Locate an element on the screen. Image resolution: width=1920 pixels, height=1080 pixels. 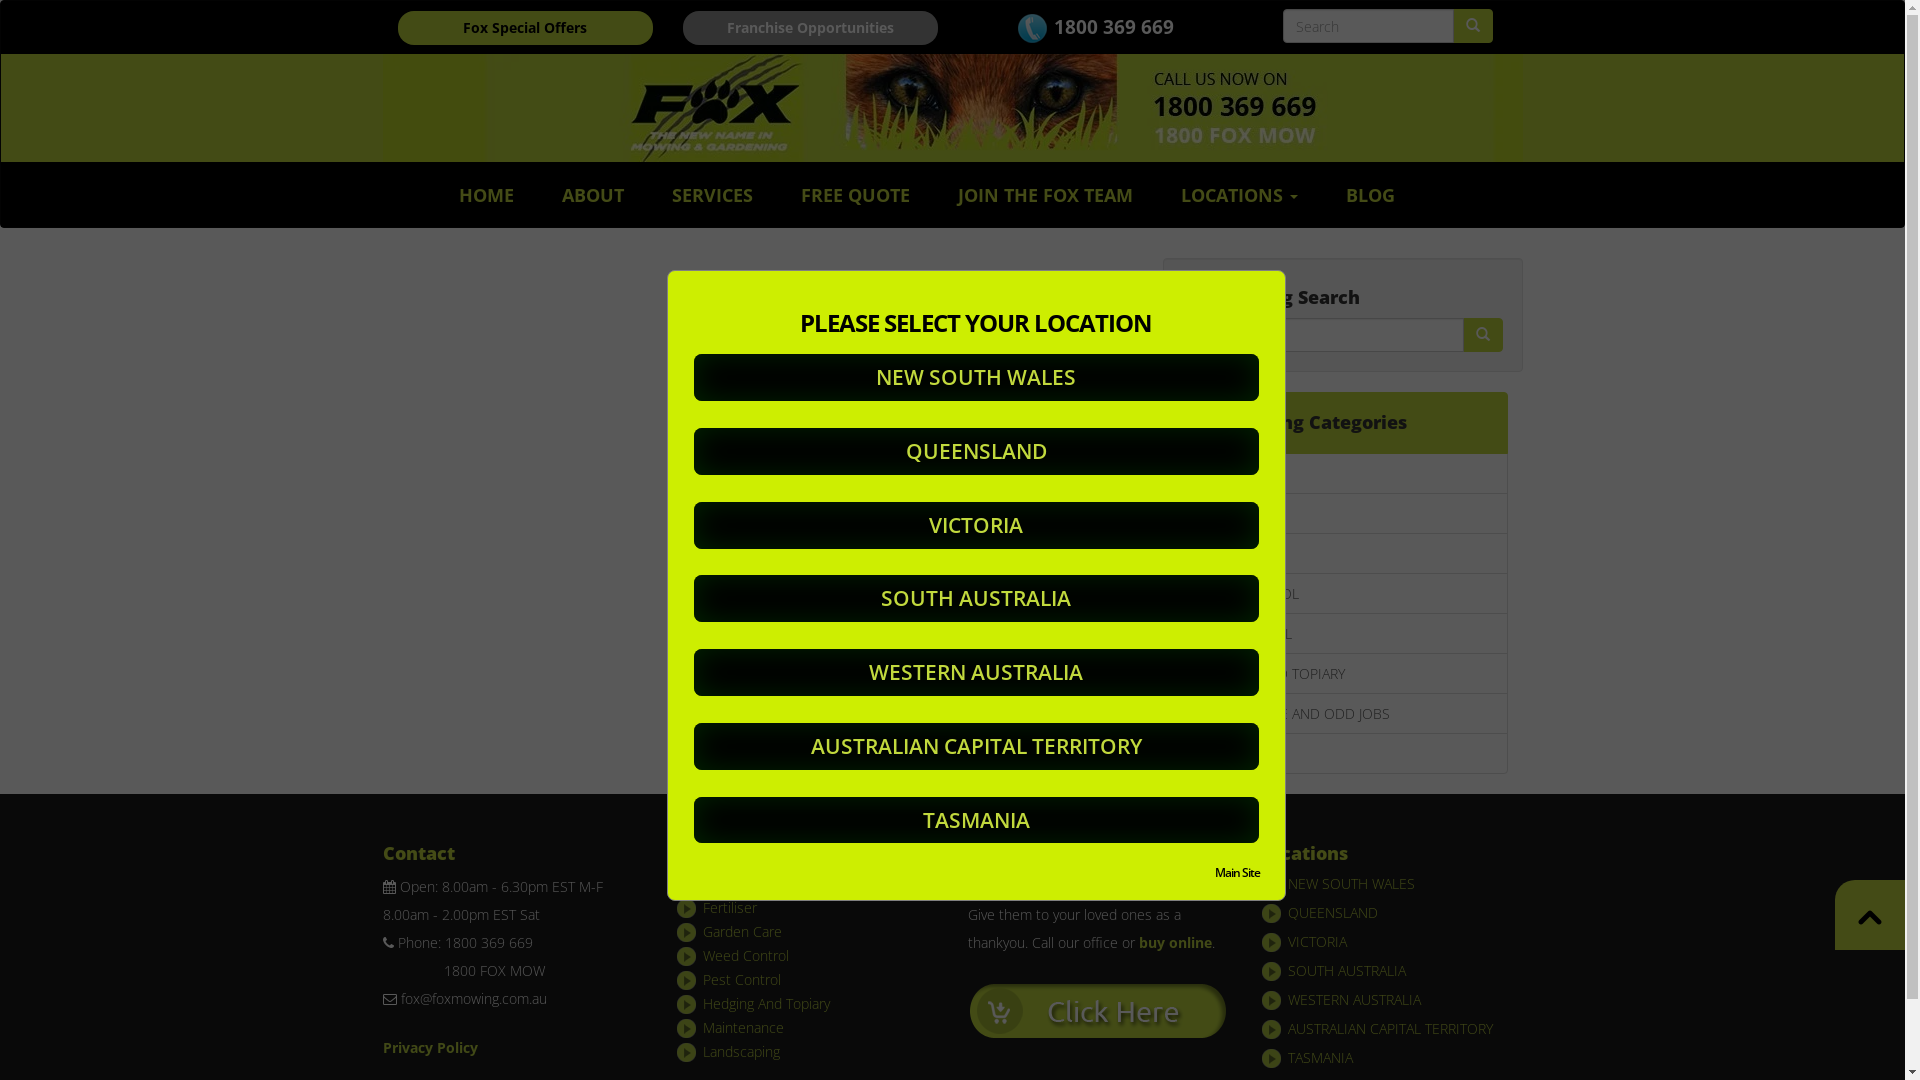
'LOCATIONS' is located at coordinates (1238, 195).